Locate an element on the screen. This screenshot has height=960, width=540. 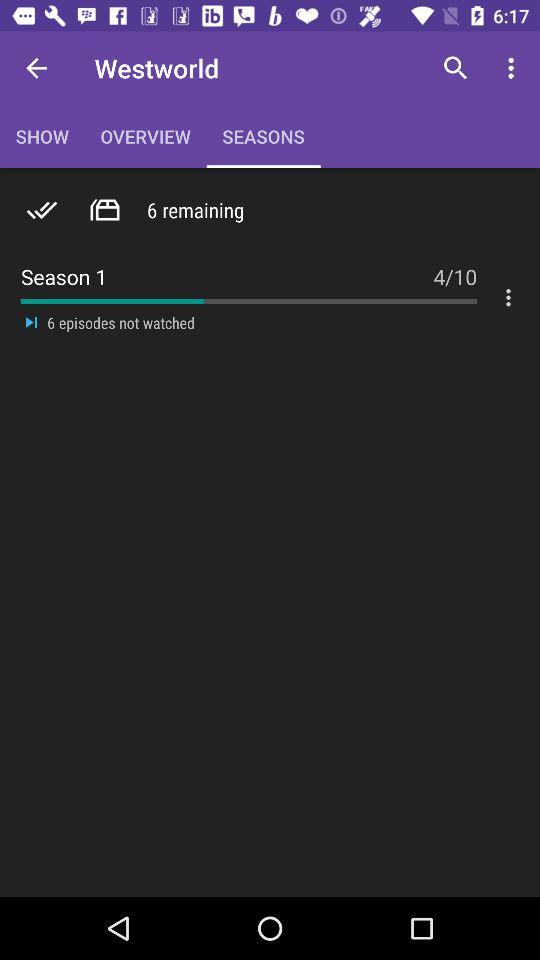
the item next to 6 remaining icon is located at coordinates (104, 210).